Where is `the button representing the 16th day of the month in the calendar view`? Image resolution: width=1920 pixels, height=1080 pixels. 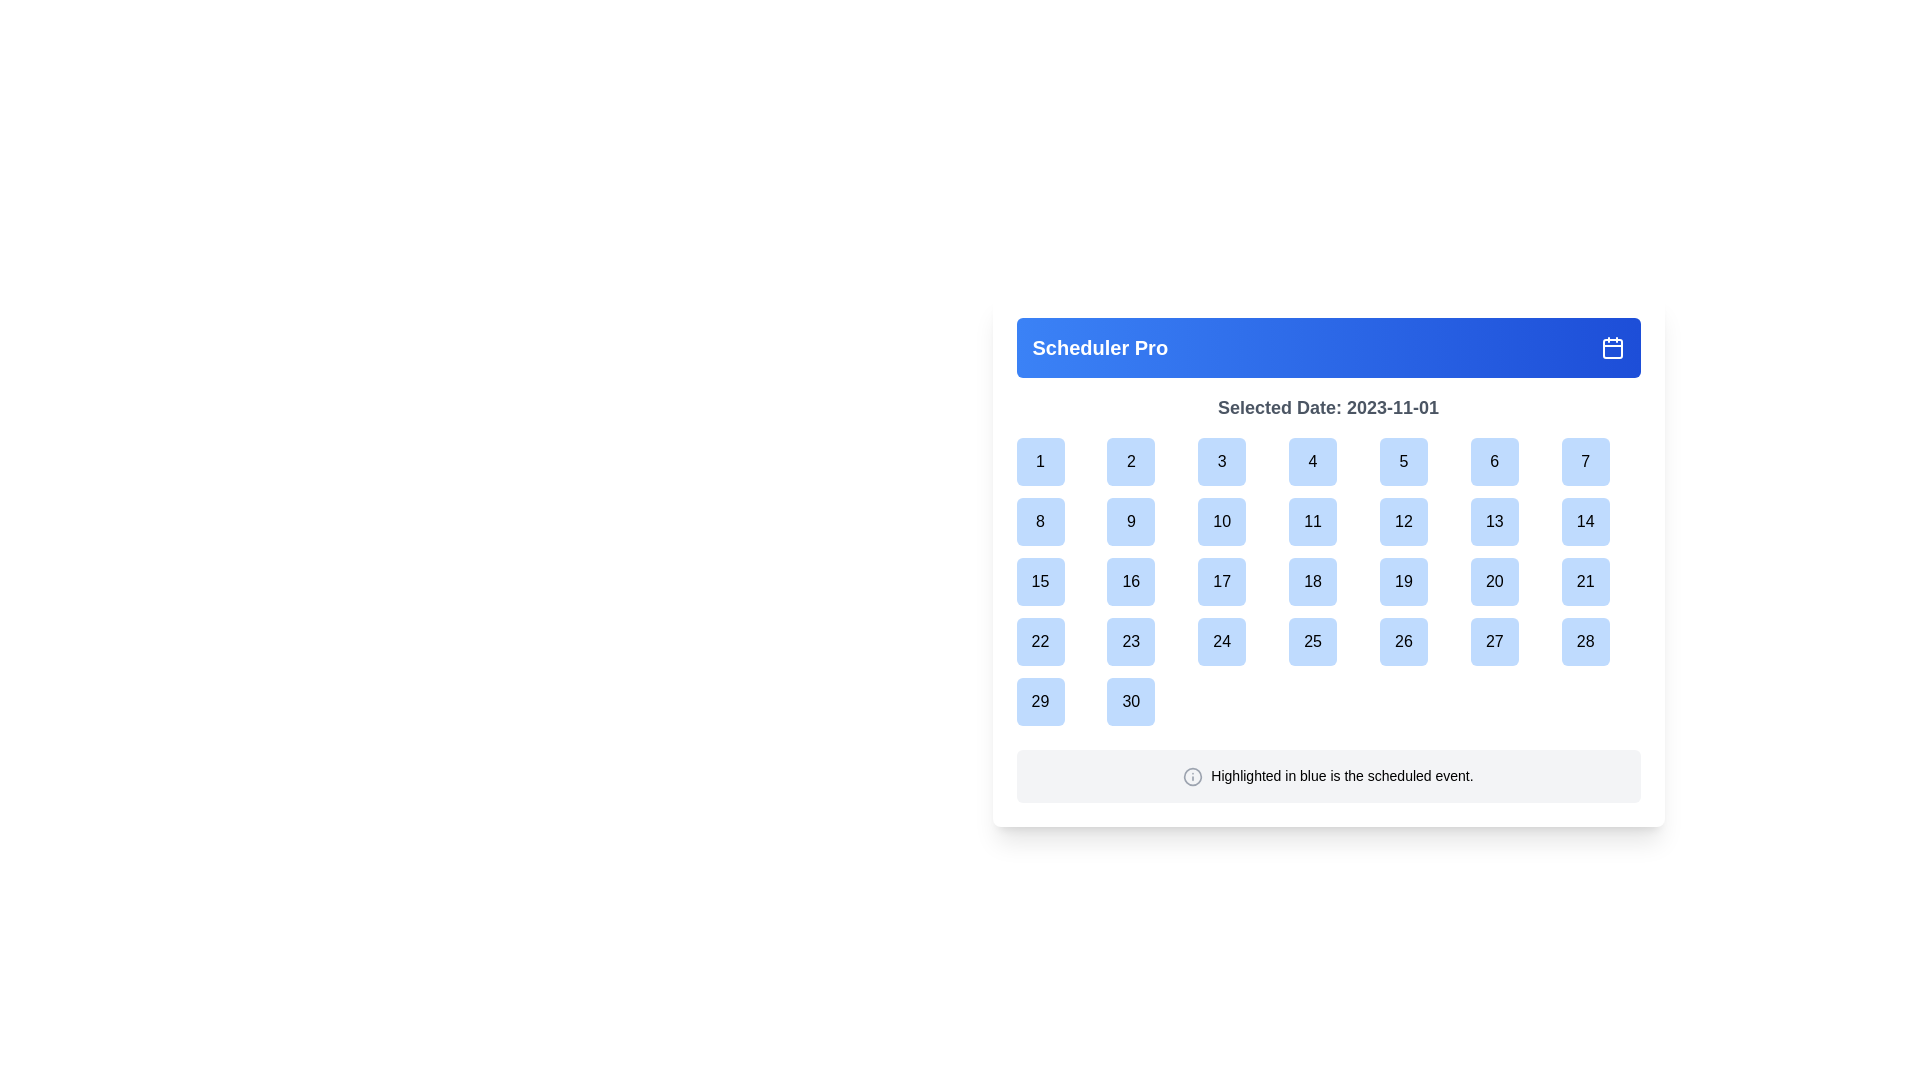
the button representing the 16th day of the month in the calendar view is located at coordinates (1131, 582).